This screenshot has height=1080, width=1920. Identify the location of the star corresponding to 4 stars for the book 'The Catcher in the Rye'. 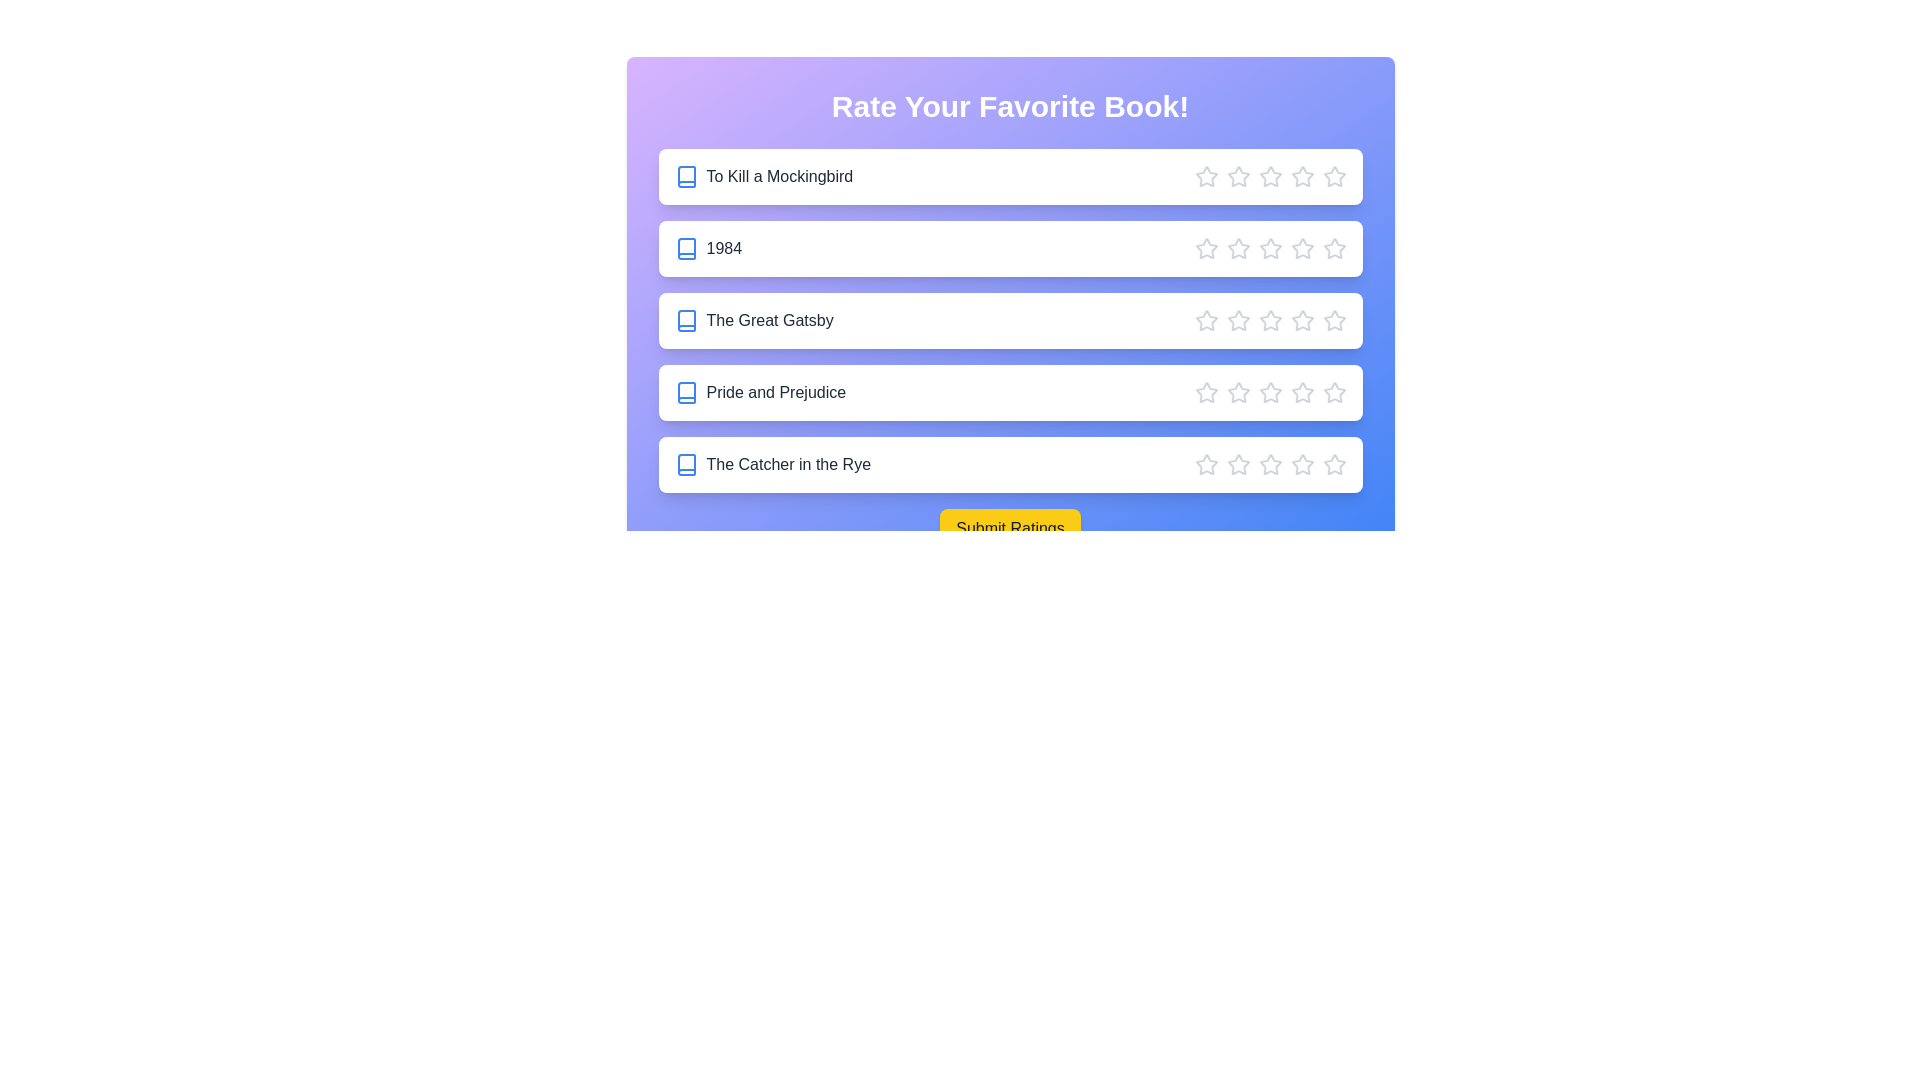
(1302, 465).